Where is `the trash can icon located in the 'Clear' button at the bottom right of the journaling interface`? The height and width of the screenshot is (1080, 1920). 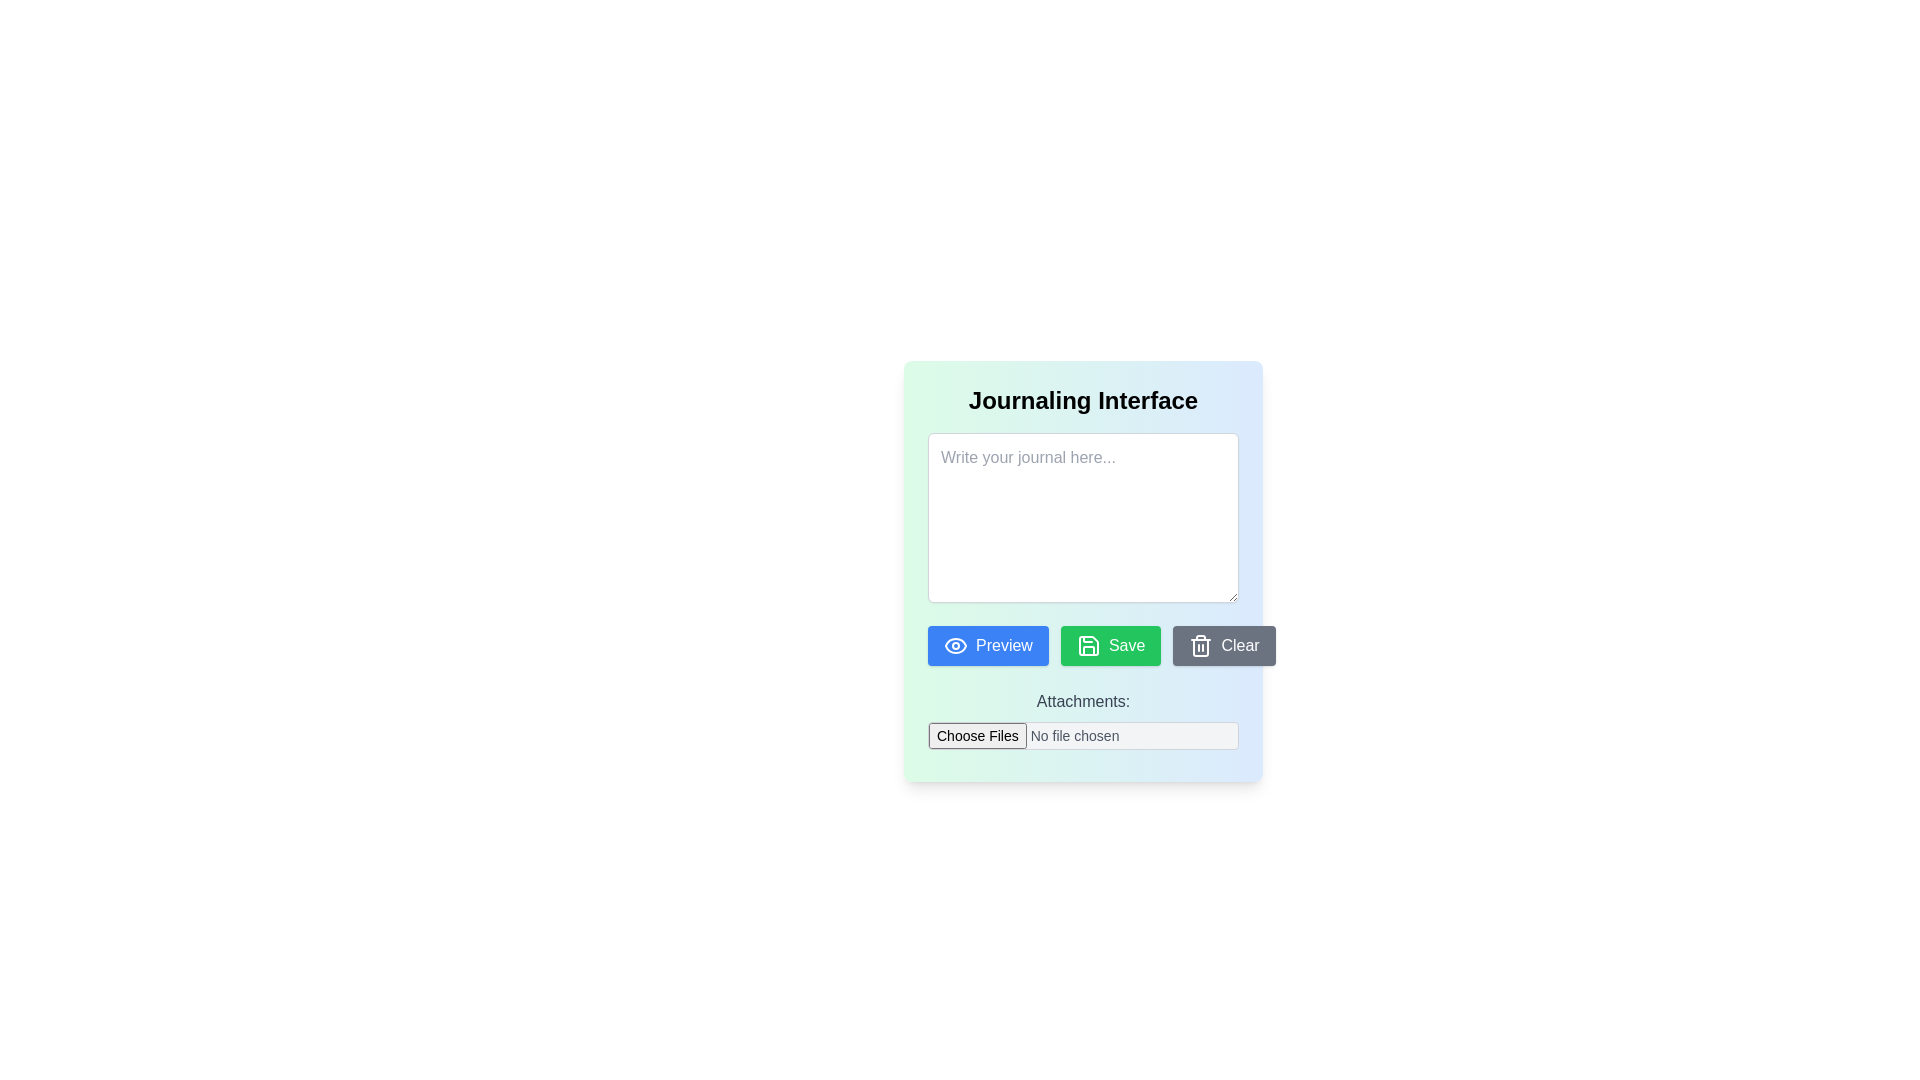 the trash can icon located in the 'Clear' button at the bottom right of the journaling interface is located at coordinates (1200, 645).